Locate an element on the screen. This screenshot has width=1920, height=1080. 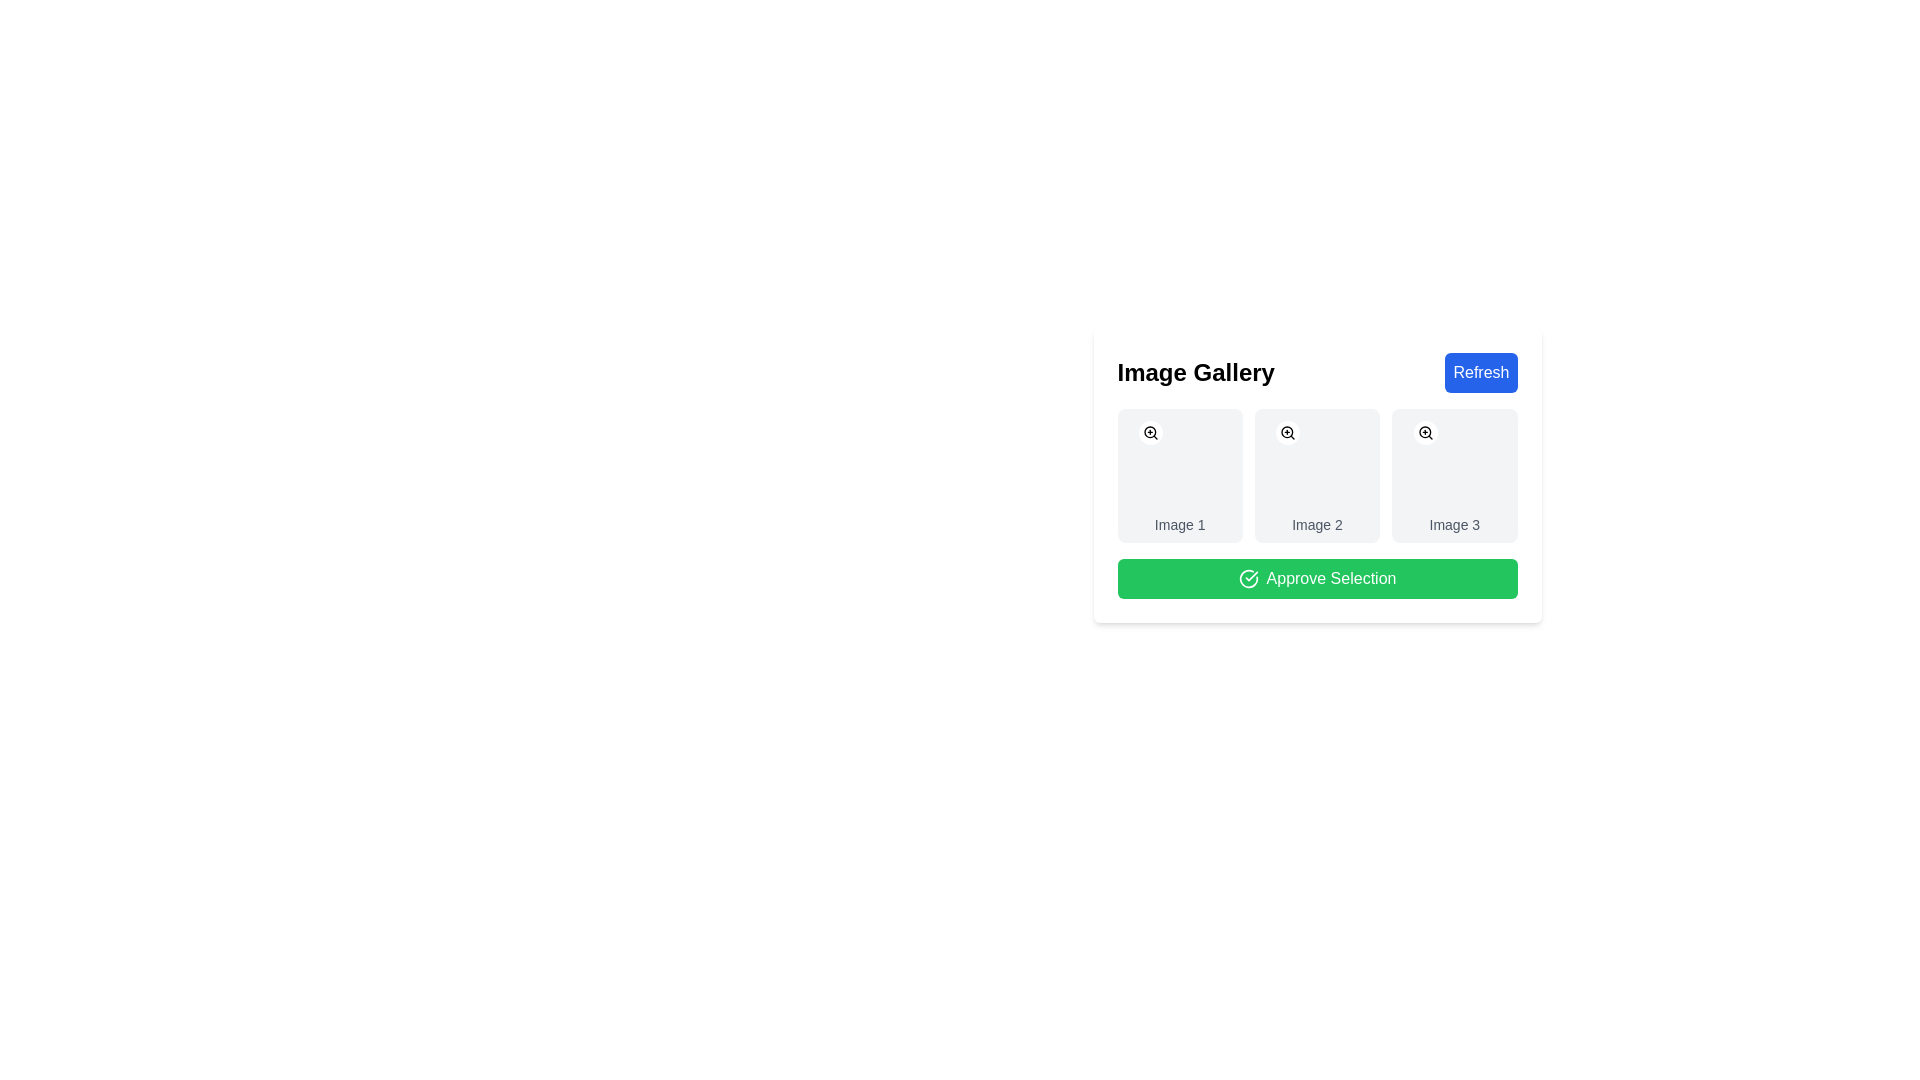
the Clickable Image Card located in the middle of the image gallery is located at coordinates (1317, 475).